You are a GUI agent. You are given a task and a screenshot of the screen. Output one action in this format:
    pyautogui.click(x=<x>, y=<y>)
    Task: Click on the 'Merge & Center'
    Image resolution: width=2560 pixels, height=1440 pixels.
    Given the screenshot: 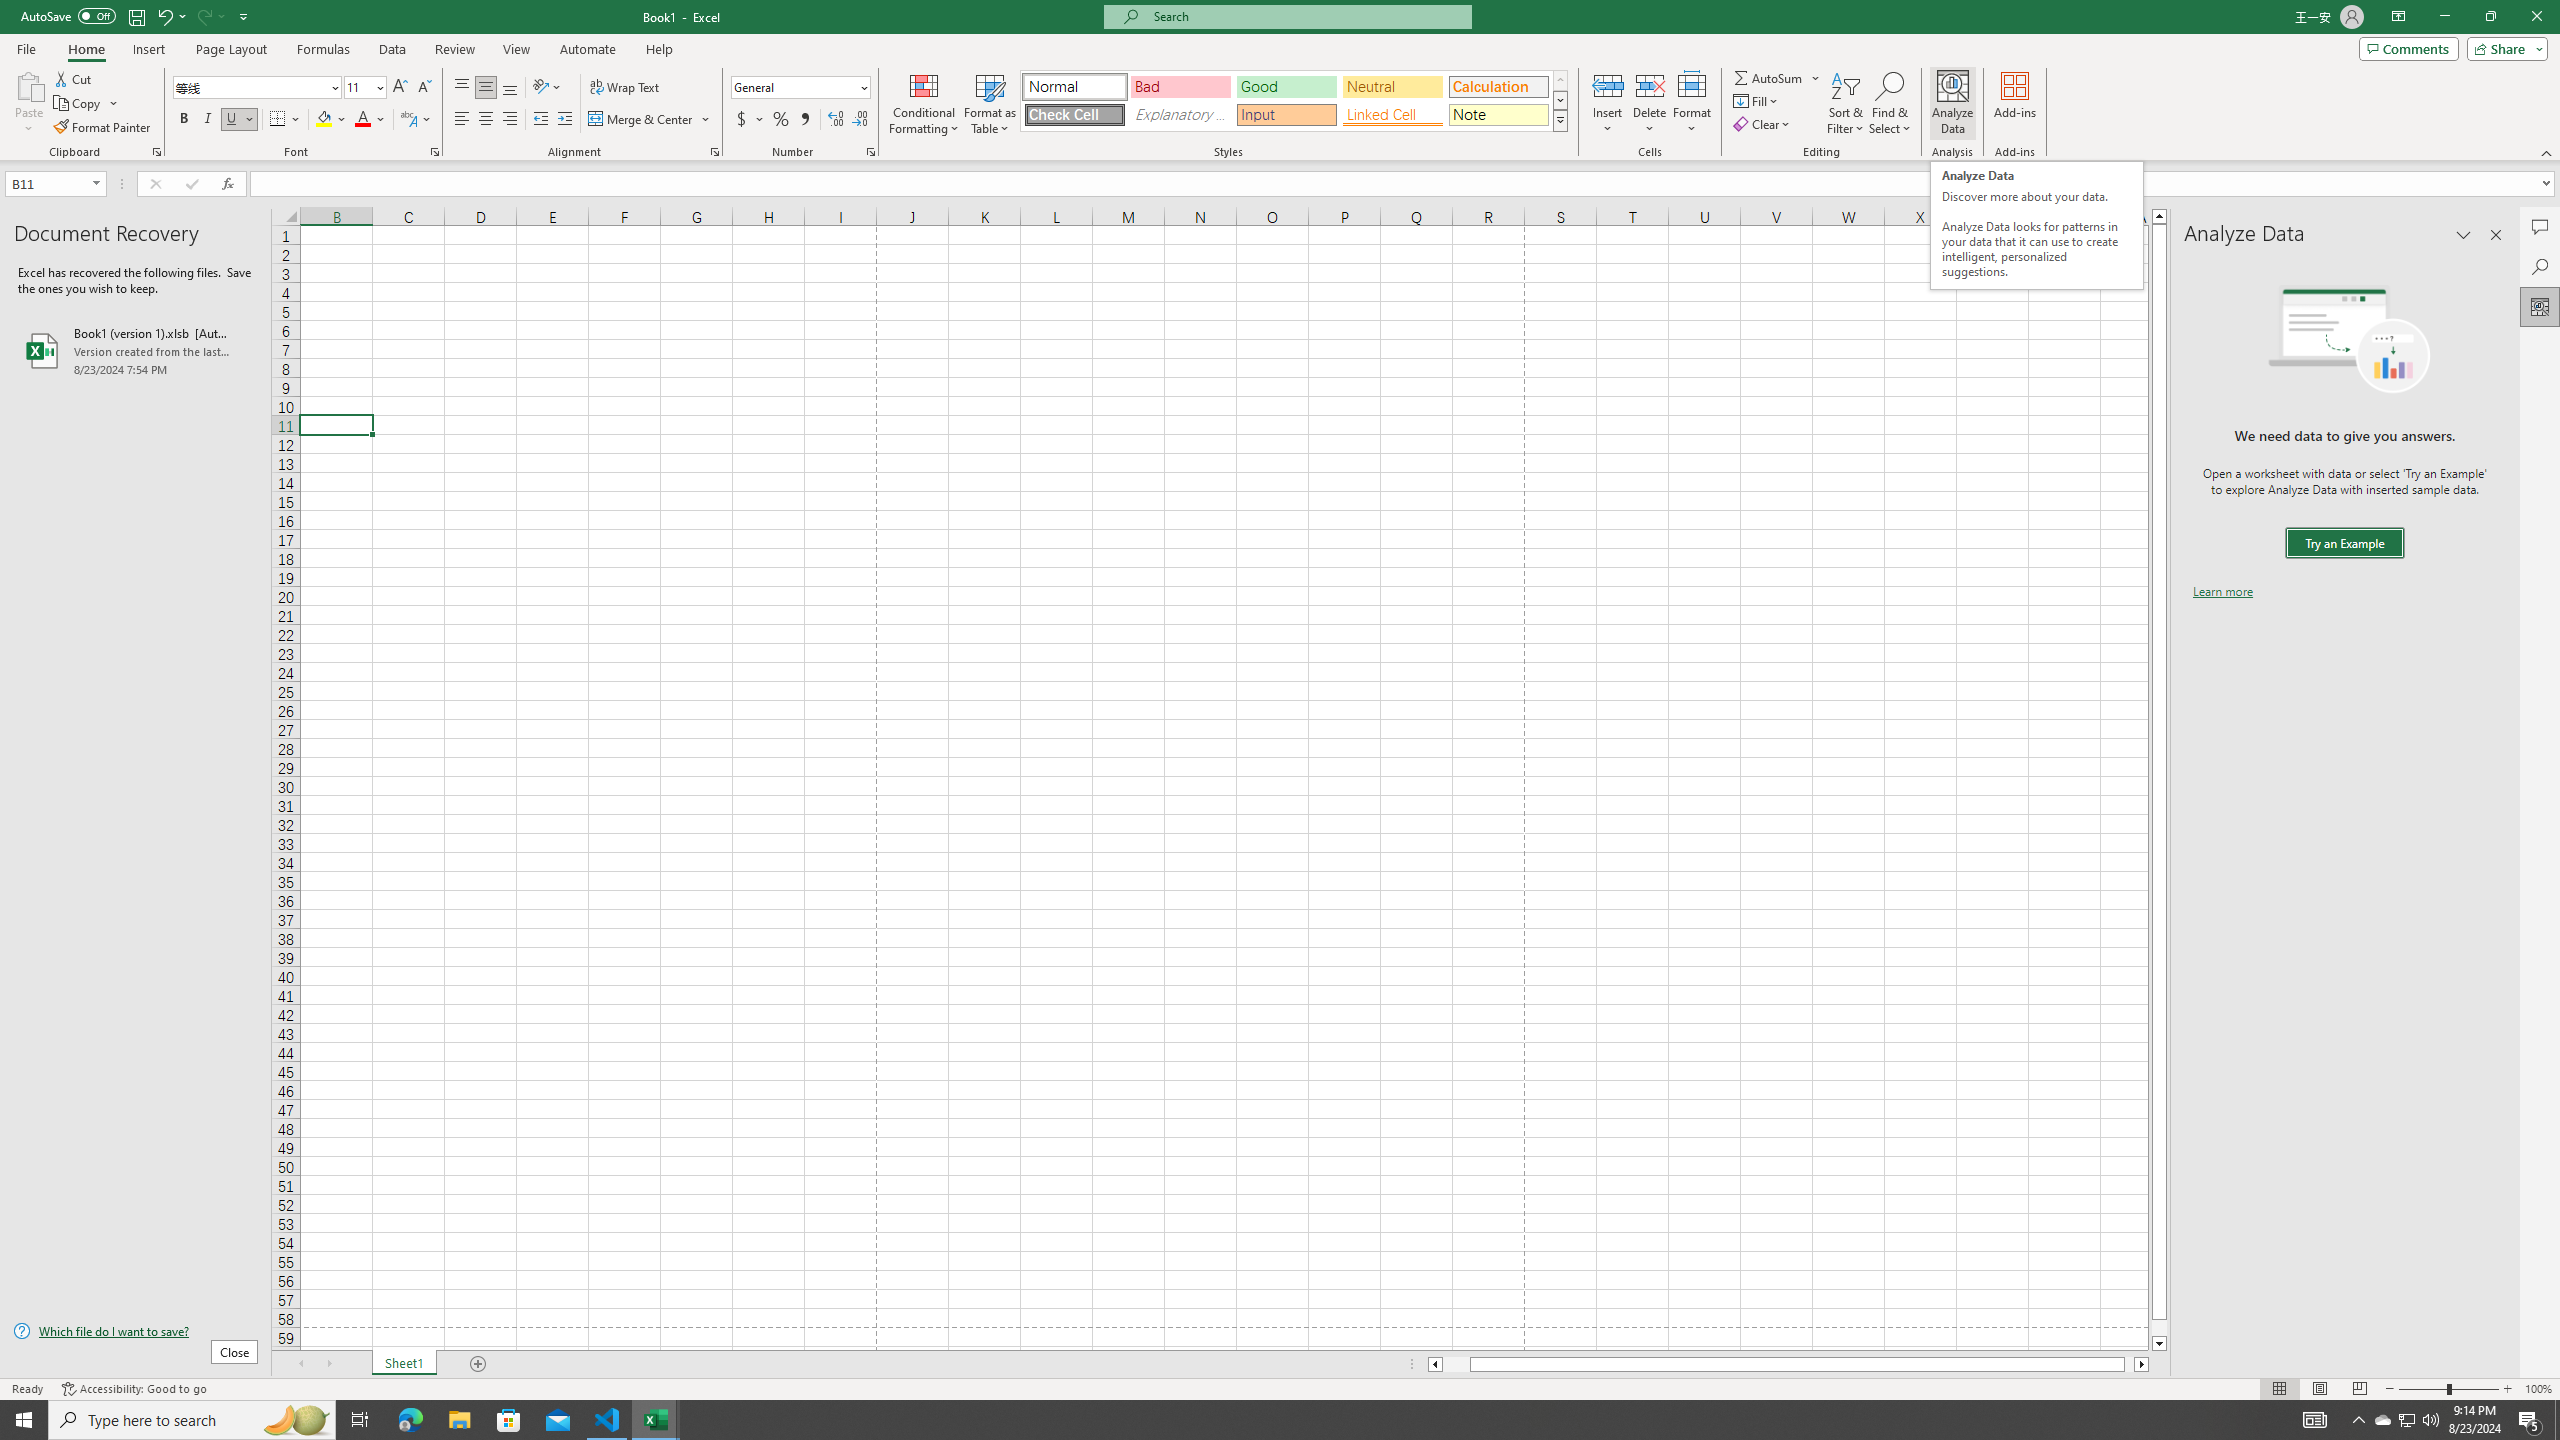 What is the action you would take?
    pyautogui.click(x=649, y=118)
    